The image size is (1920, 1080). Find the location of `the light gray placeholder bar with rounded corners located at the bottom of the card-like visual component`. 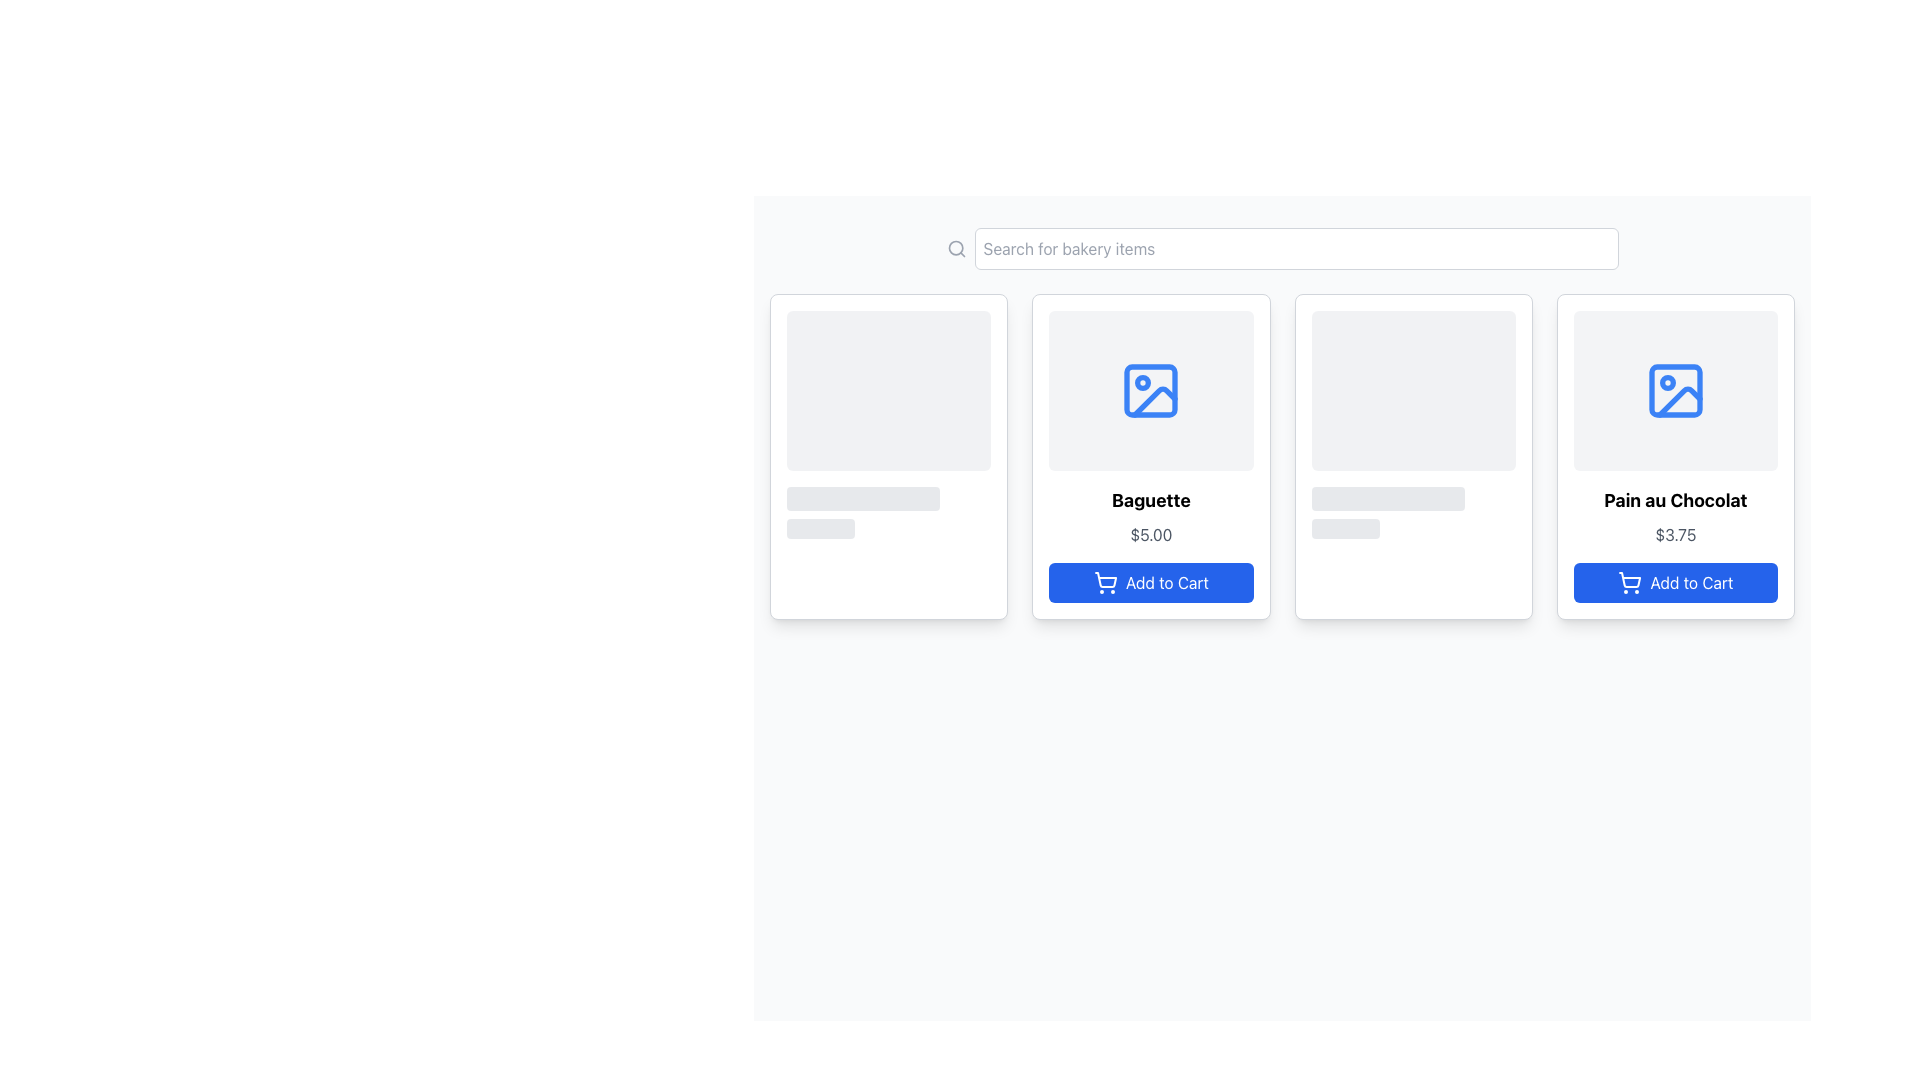

the light gray placeholder bar with rounded corners located at the bottom of the card-like visual component is located at coordinates (1345, 527).